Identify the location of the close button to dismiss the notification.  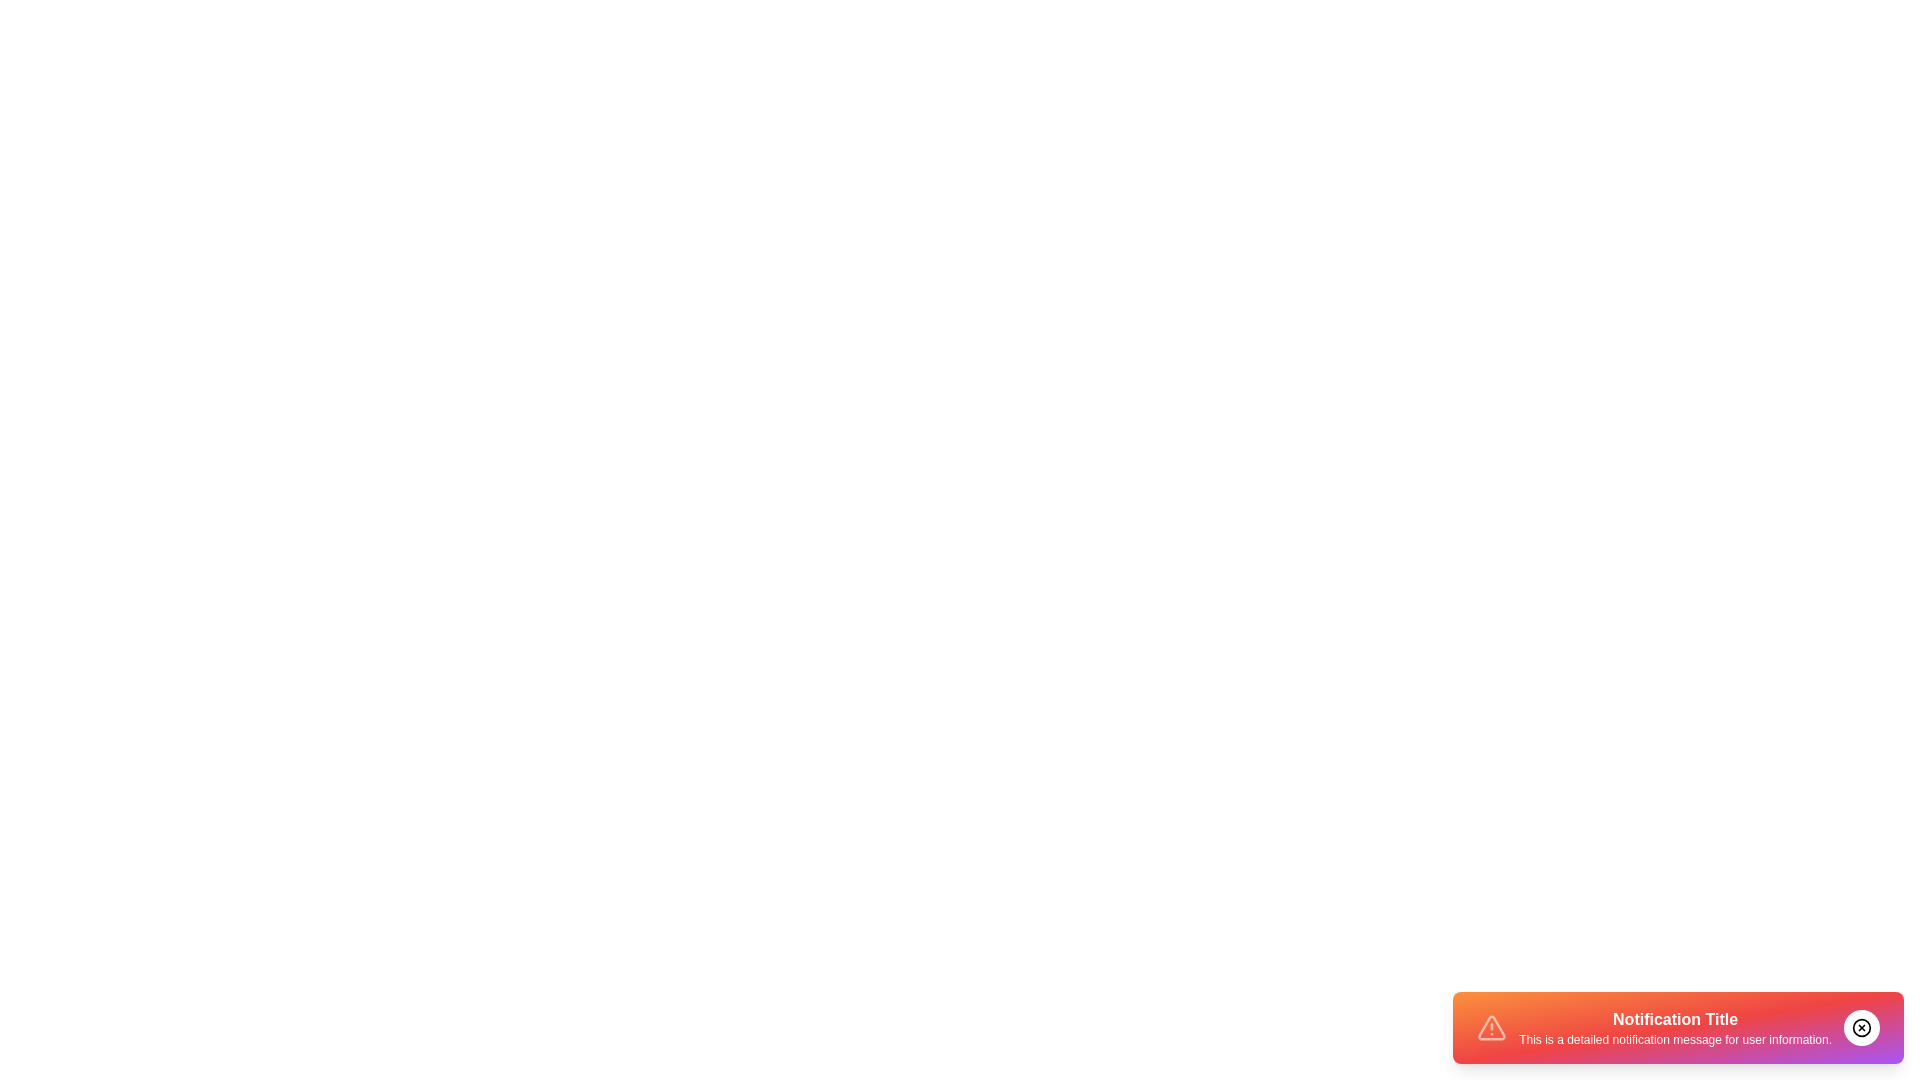
(1861, 1028).